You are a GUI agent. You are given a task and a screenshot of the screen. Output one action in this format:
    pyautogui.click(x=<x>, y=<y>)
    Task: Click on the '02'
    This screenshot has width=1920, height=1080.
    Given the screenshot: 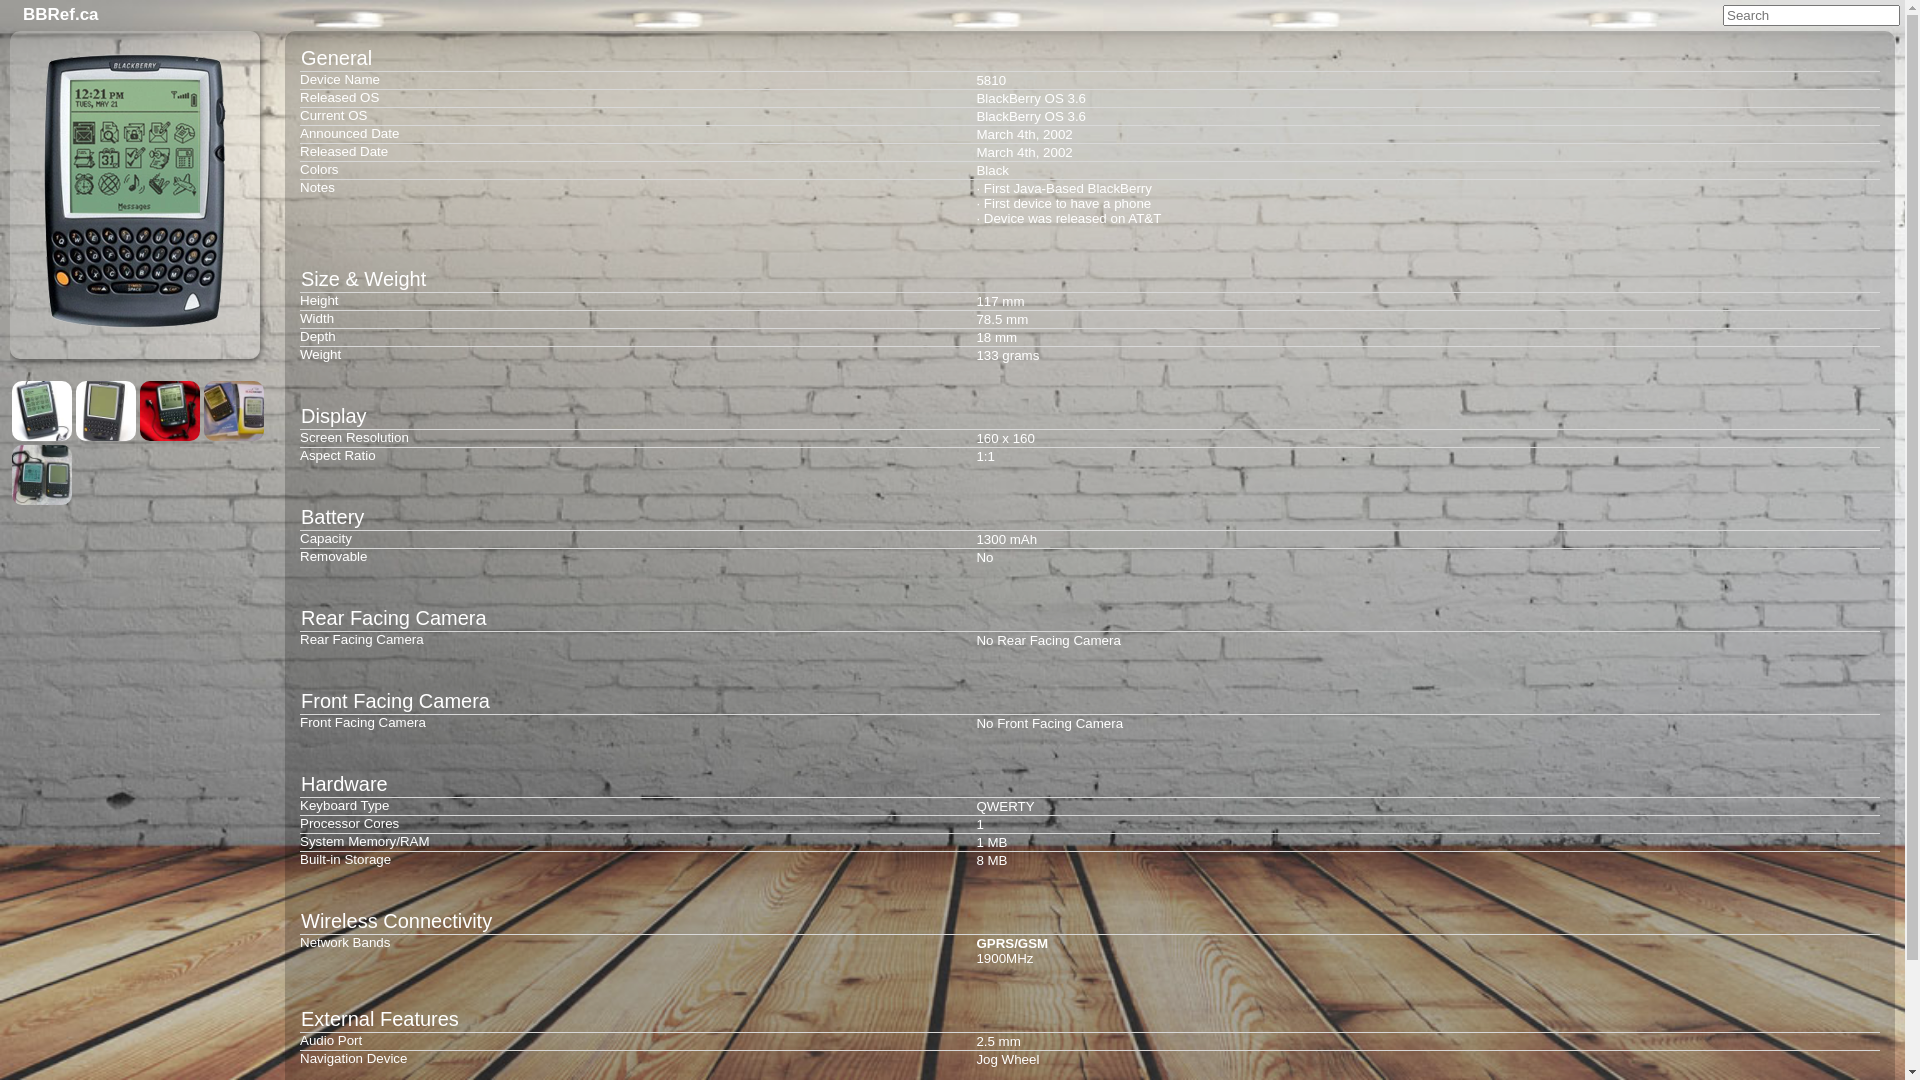 What is the action you would take?
    pyautogui.click(x=76, y=410)
    